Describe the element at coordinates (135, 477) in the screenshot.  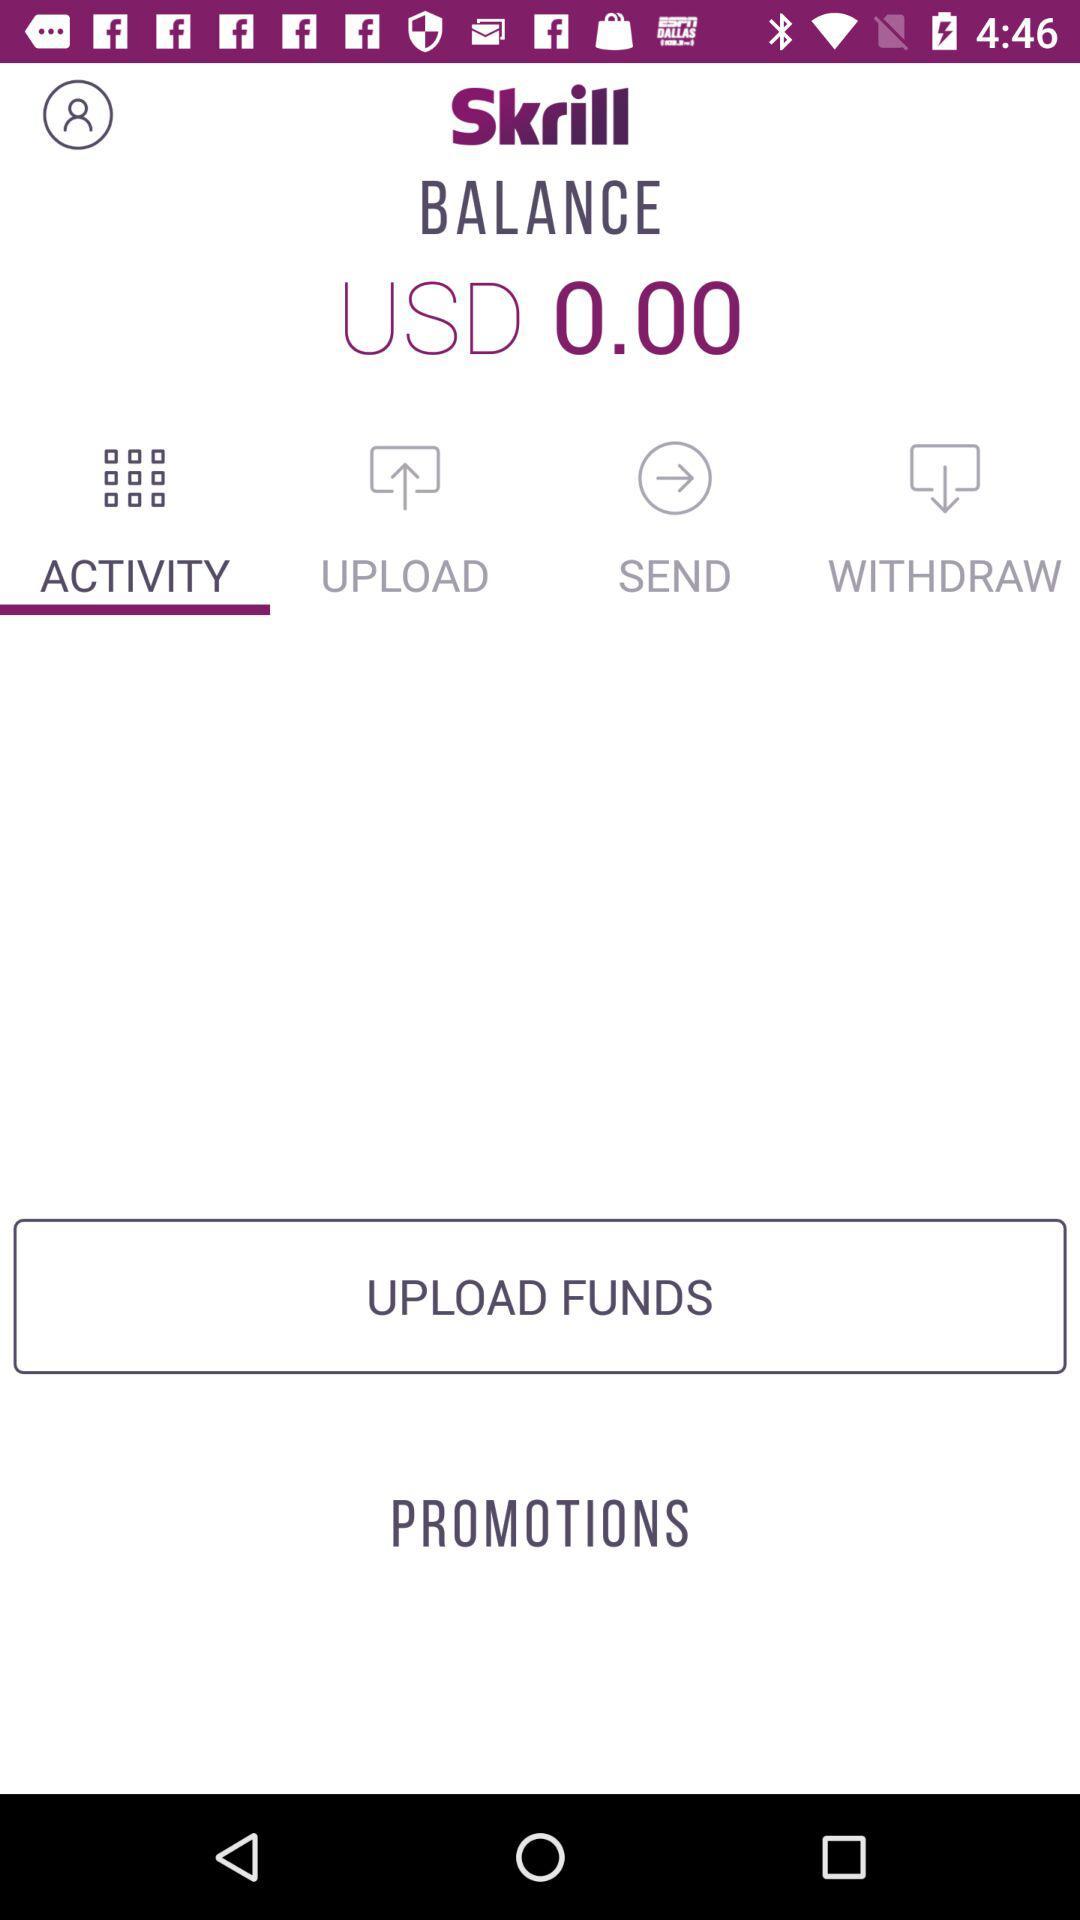
I see `the activities section` at that location.